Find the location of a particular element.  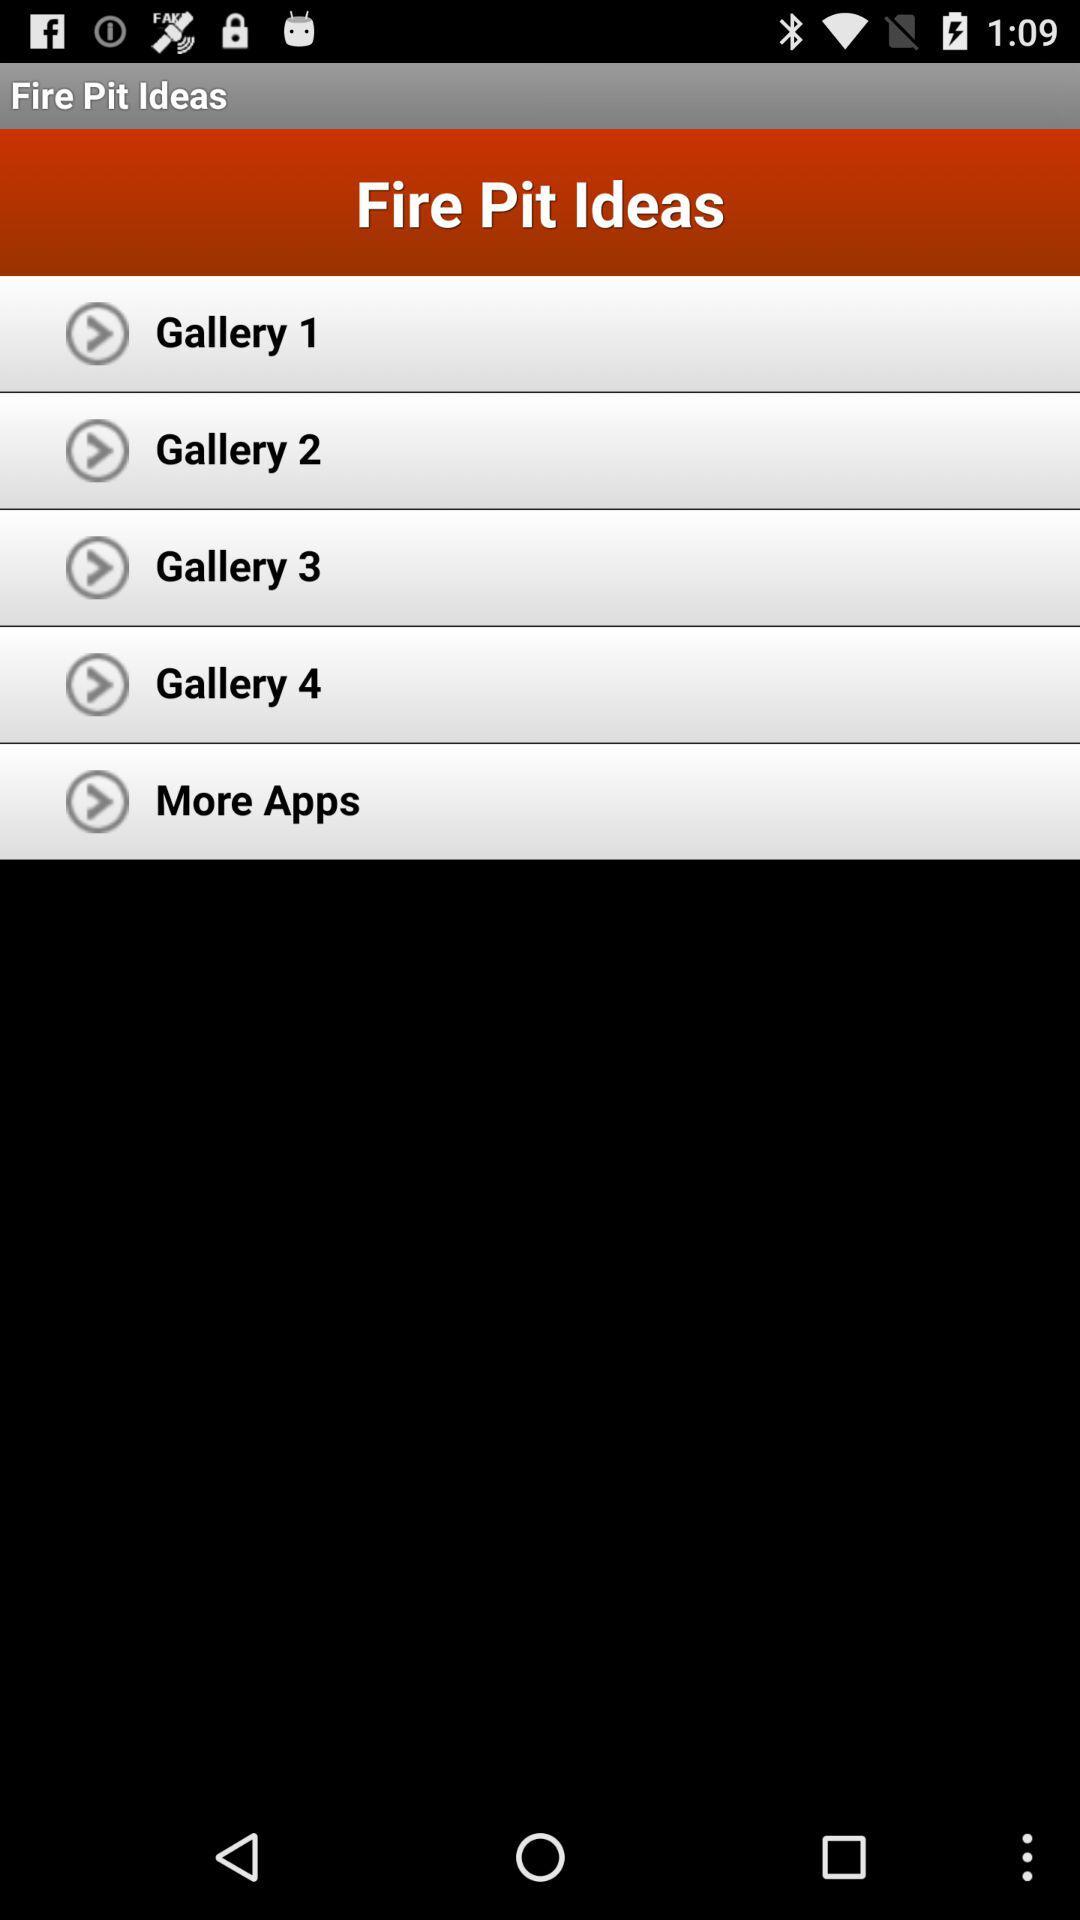

the item above gallery 4 app is located at coordinates (237, 563).